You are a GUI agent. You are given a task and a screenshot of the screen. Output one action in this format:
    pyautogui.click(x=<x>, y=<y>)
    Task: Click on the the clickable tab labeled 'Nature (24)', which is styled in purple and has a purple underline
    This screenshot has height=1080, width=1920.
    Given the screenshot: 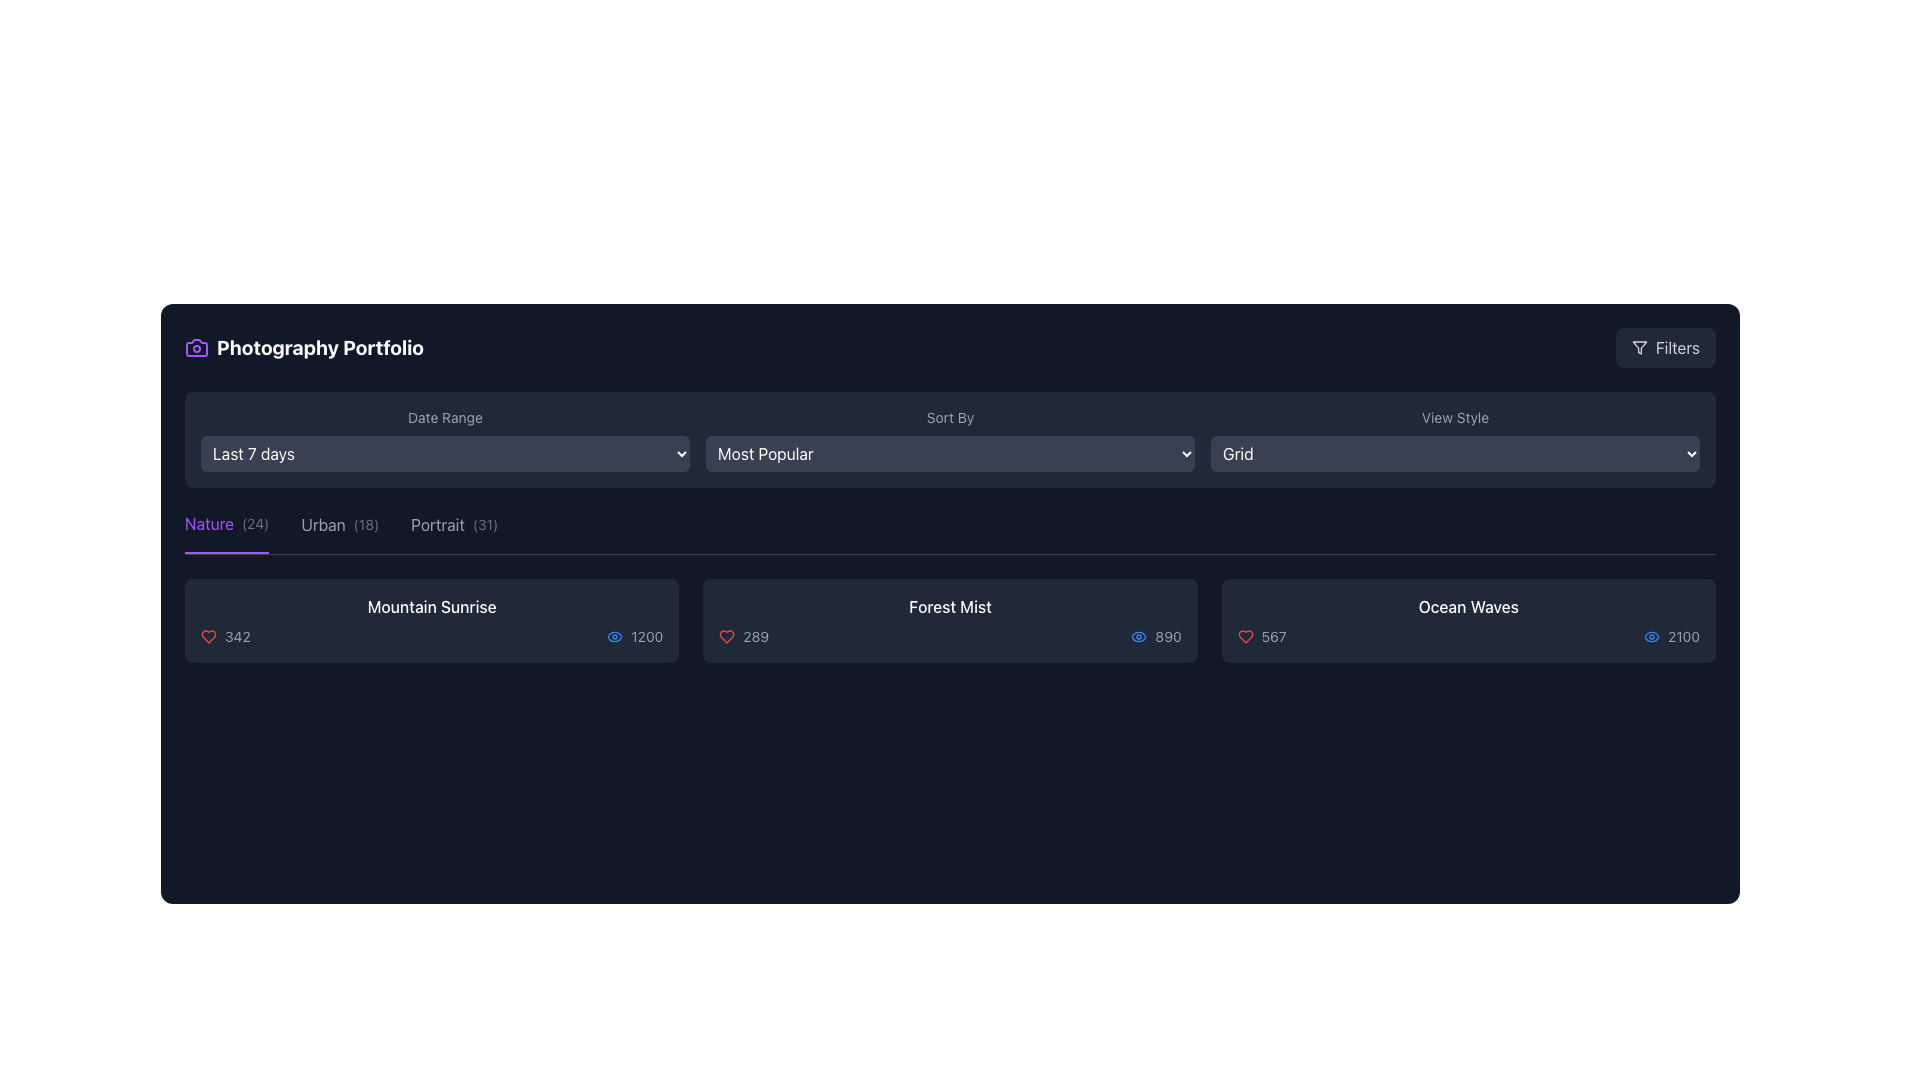 What is the action you would take?
    pyautogui.click(x=227, y=531)
    